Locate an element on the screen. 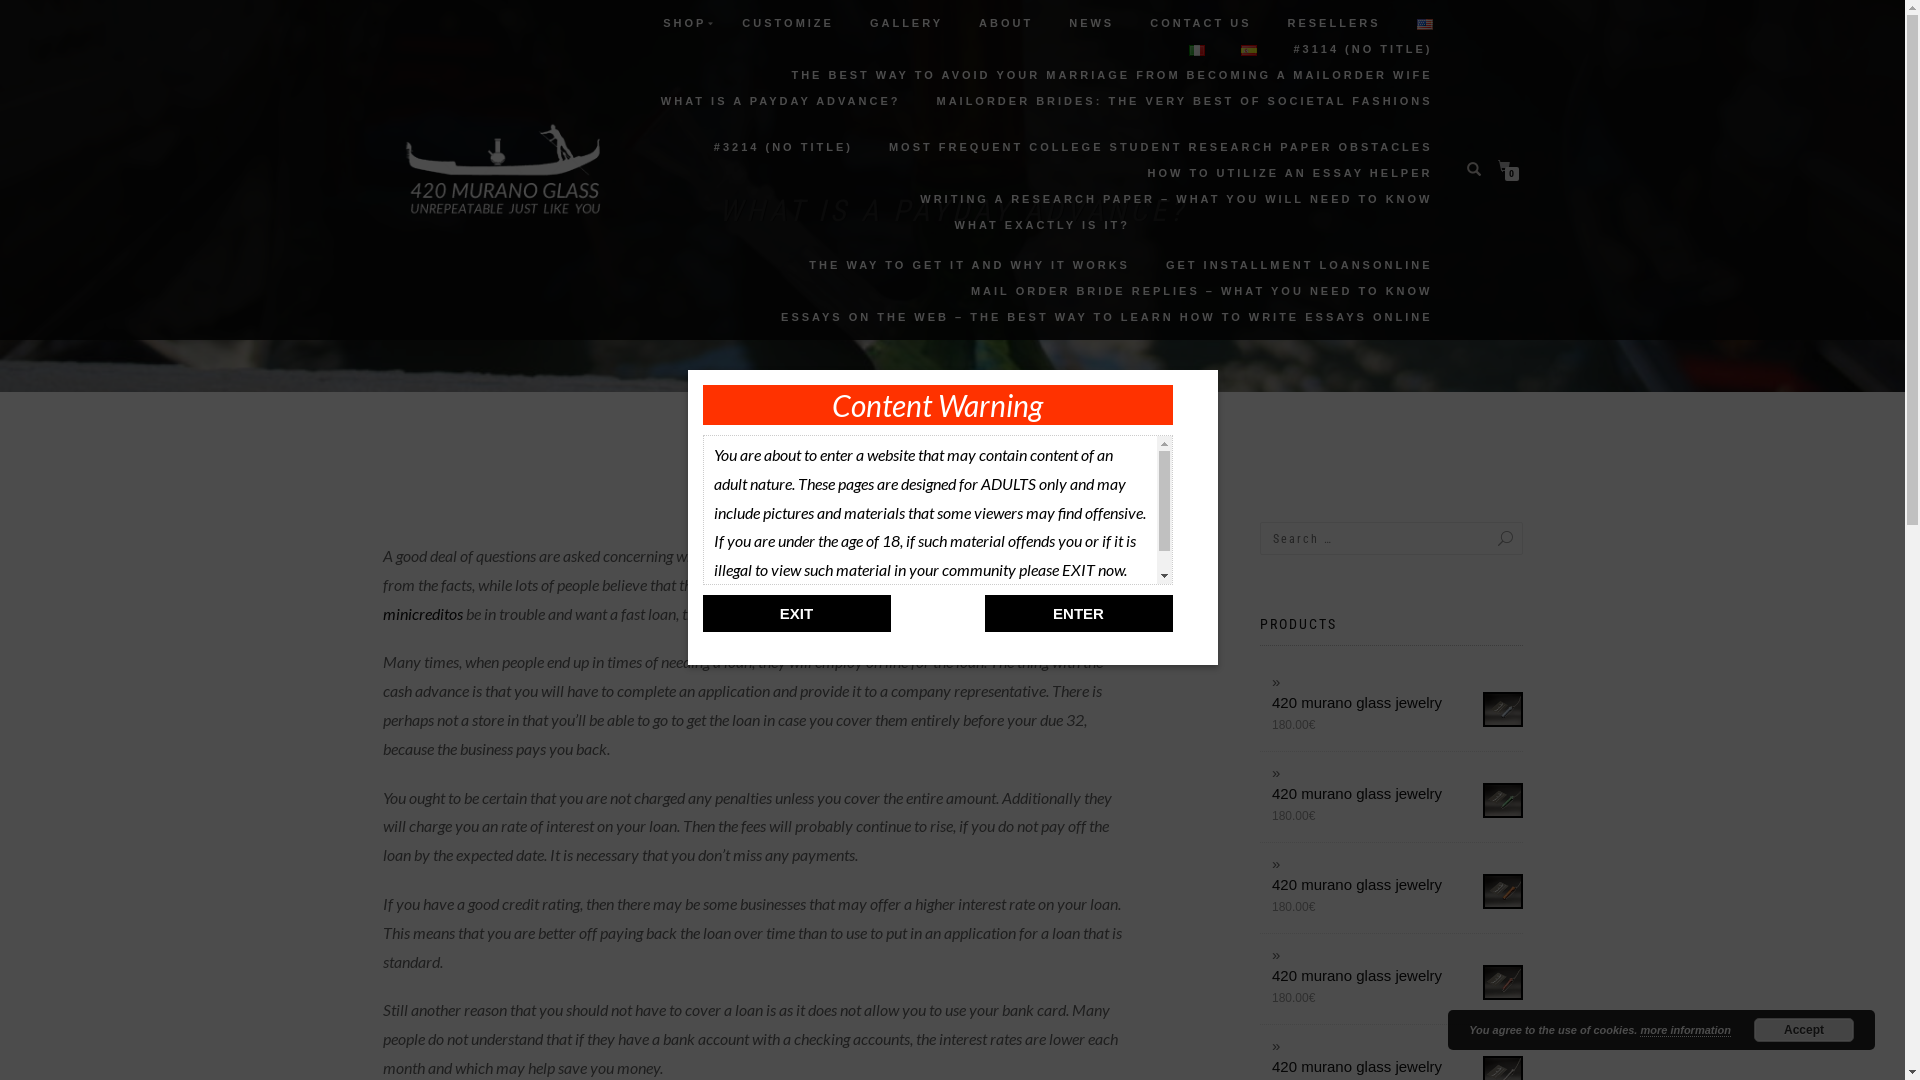  'GET INSTALLMENT LOANSONLINE' is located at coordinates (1299, 264).